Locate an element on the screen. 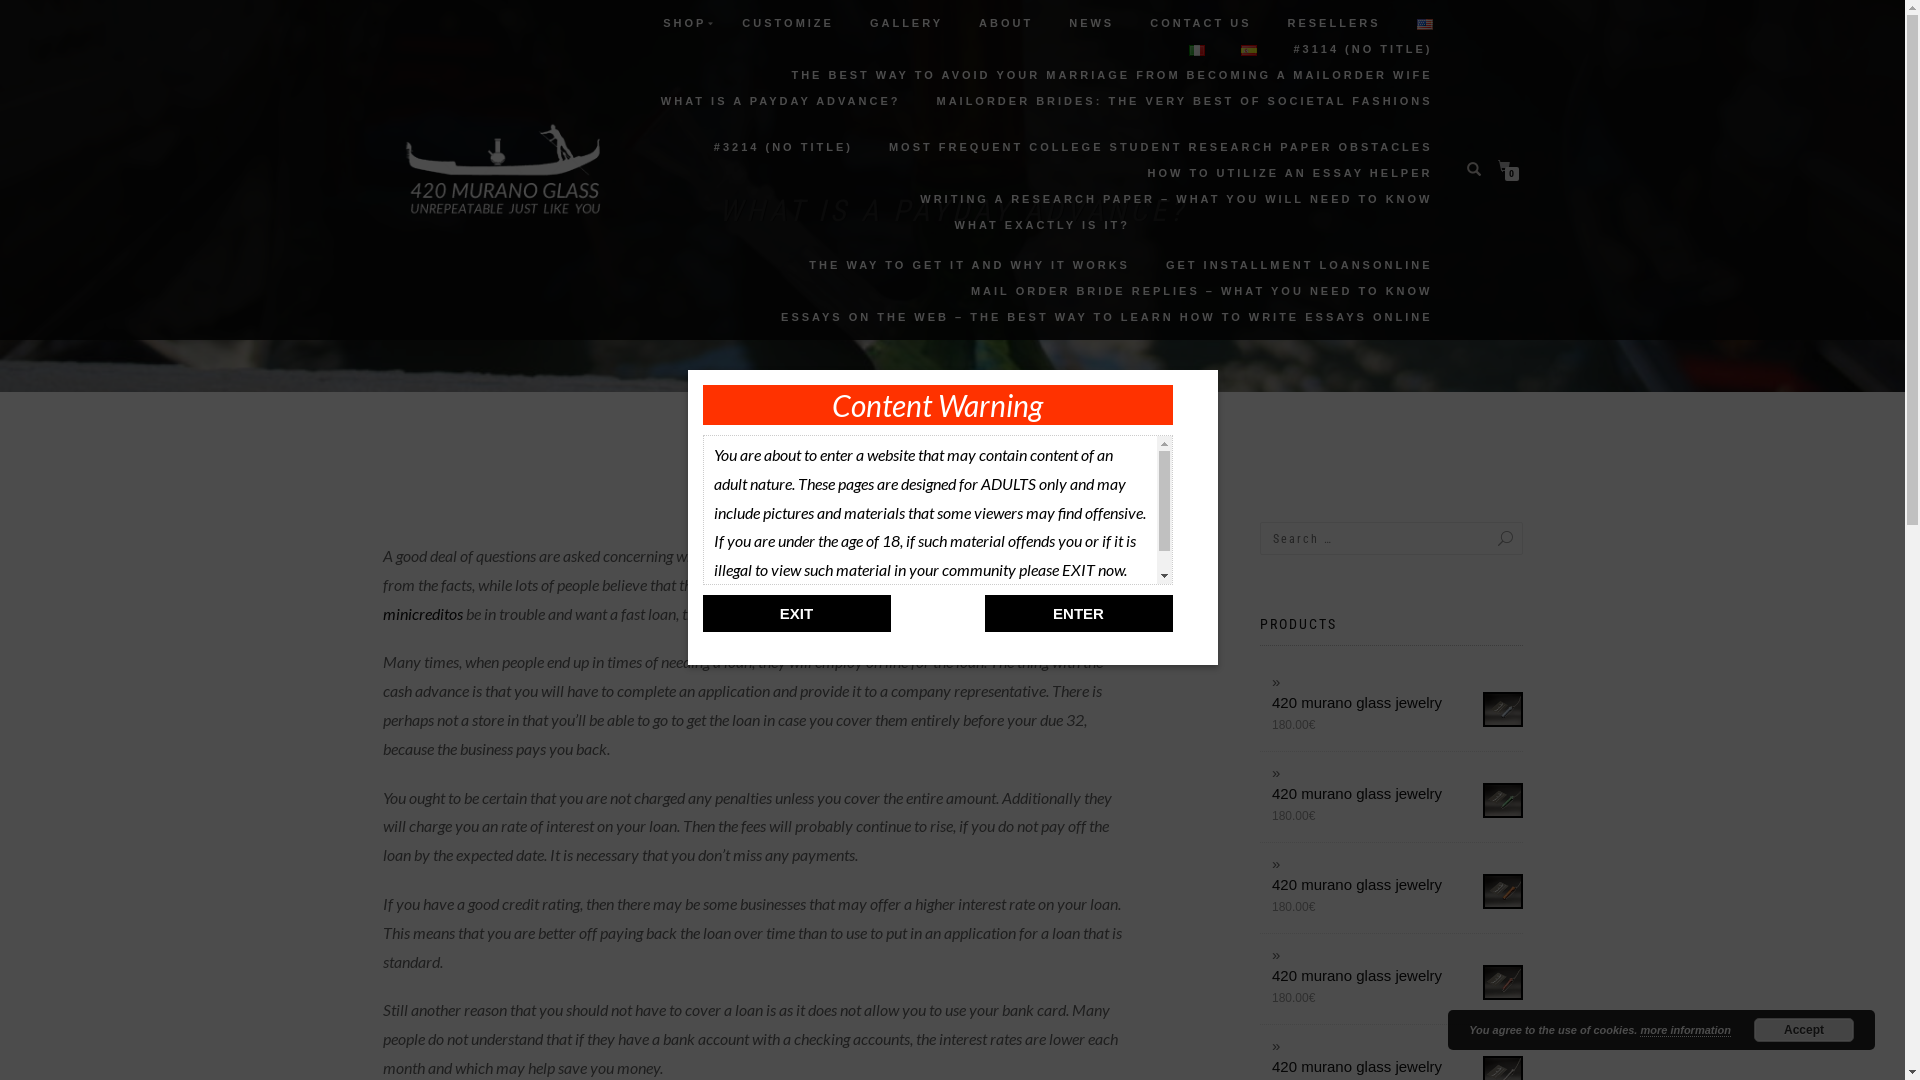  'GET INSTALLMENT LOANSONLINE' is located at coordinates (1299, 264).